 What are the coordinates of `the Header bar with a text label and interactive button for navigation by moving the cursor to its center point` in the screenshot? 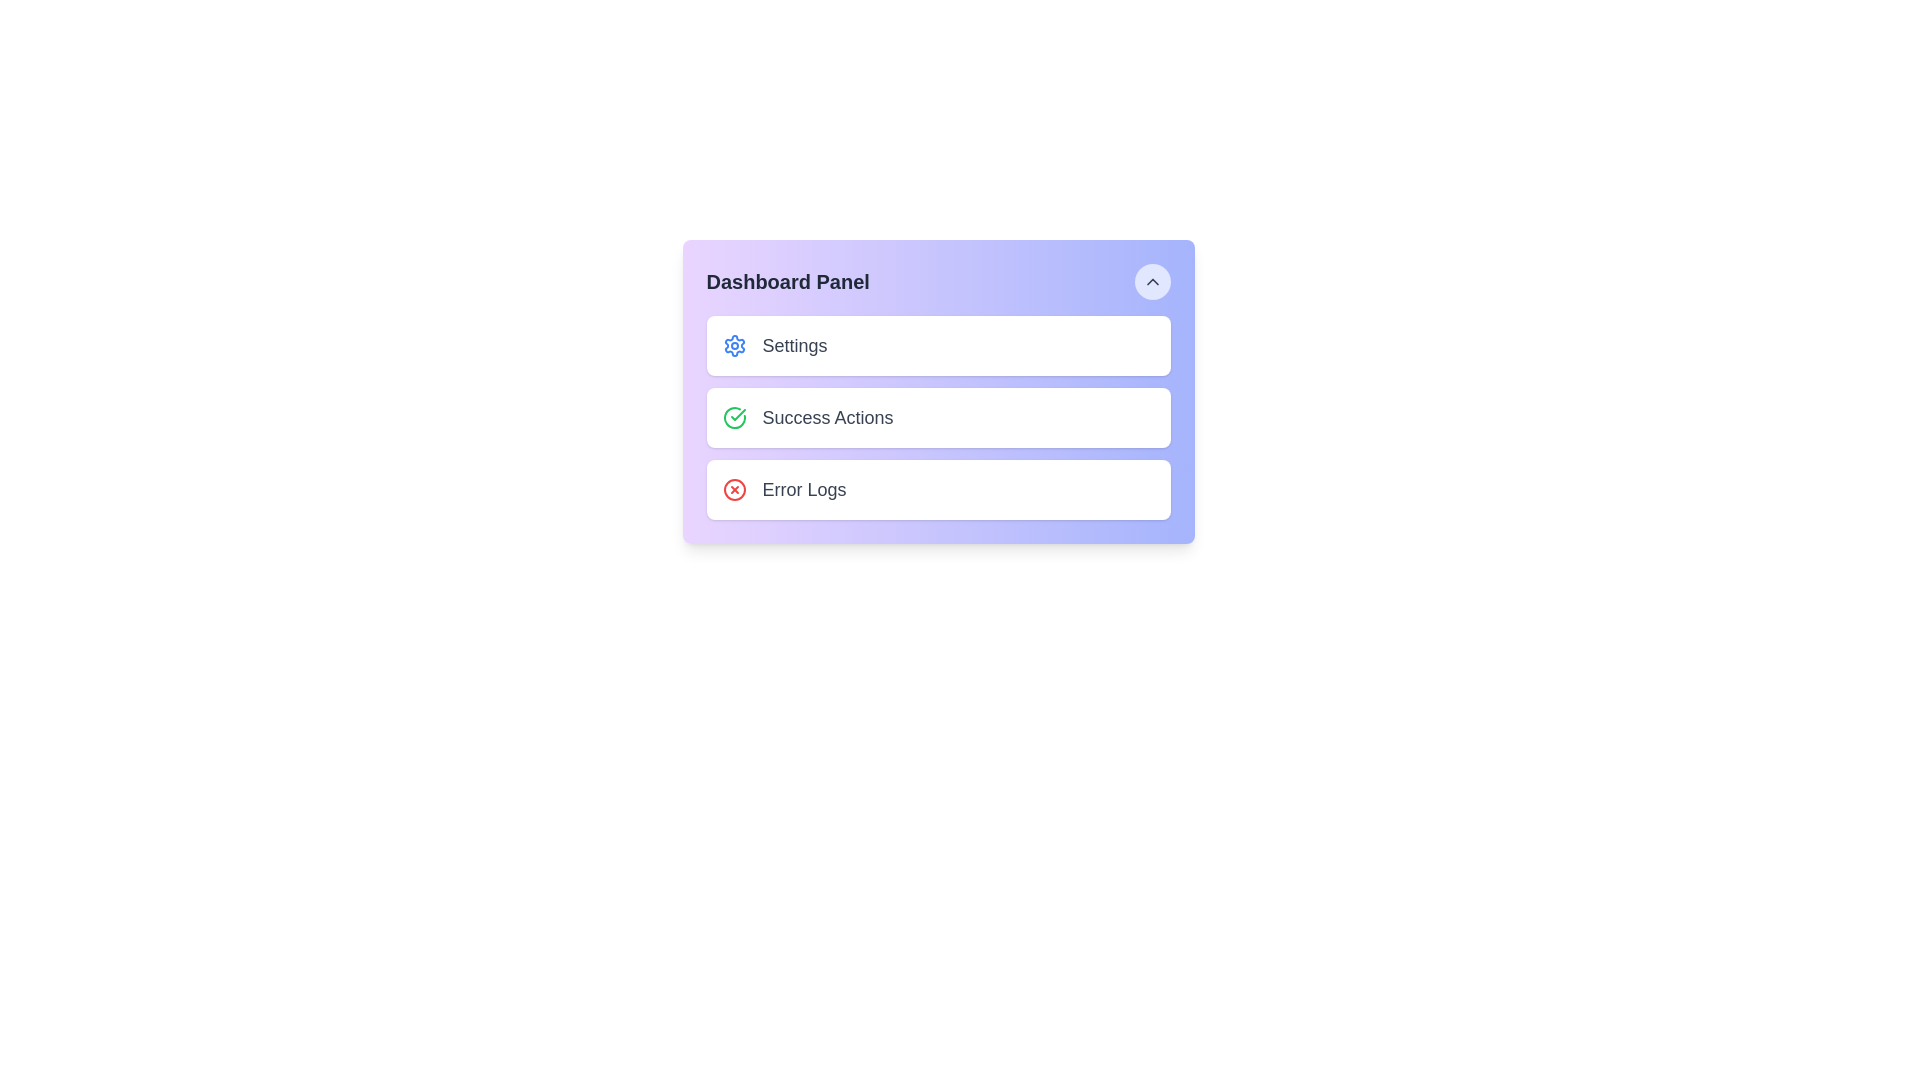 It's located at (937, 281).